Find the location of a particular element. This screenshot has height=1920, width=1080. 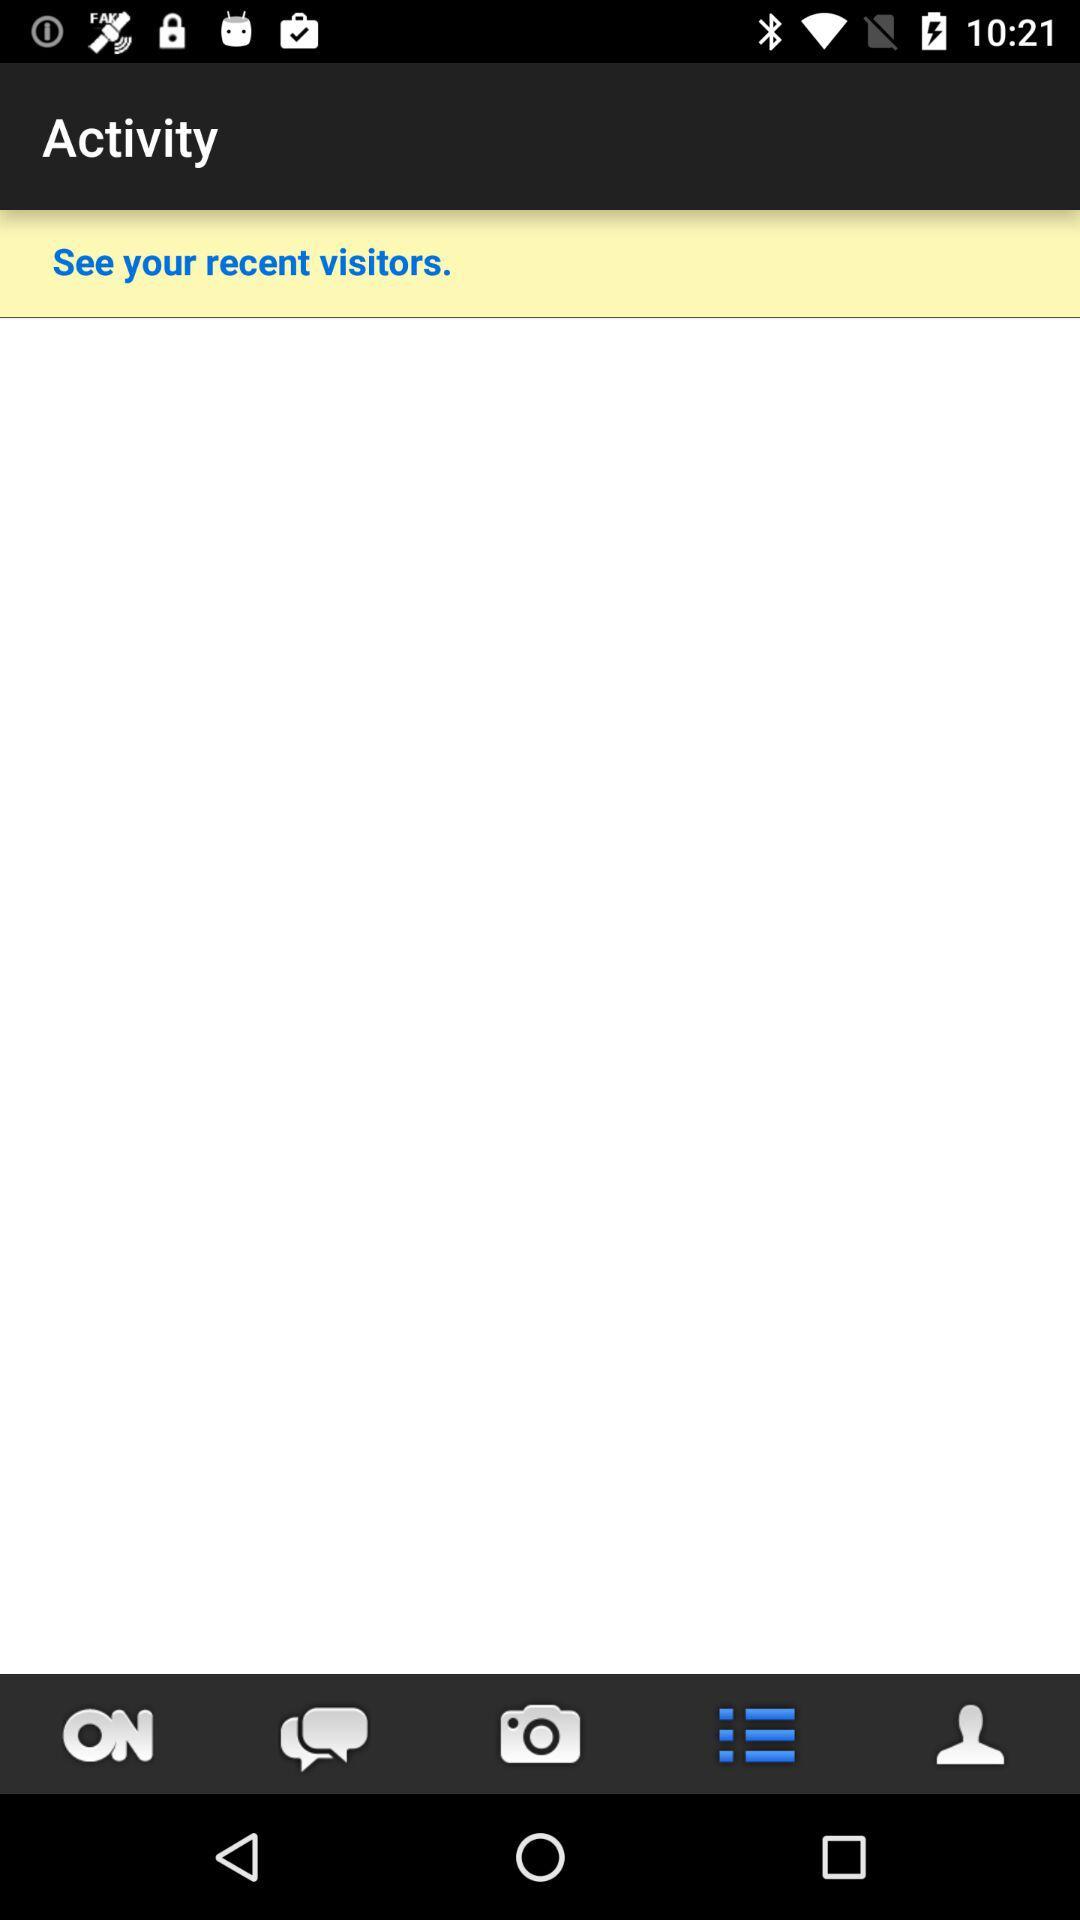

the item below activity item is located at coordinates (251, 259).